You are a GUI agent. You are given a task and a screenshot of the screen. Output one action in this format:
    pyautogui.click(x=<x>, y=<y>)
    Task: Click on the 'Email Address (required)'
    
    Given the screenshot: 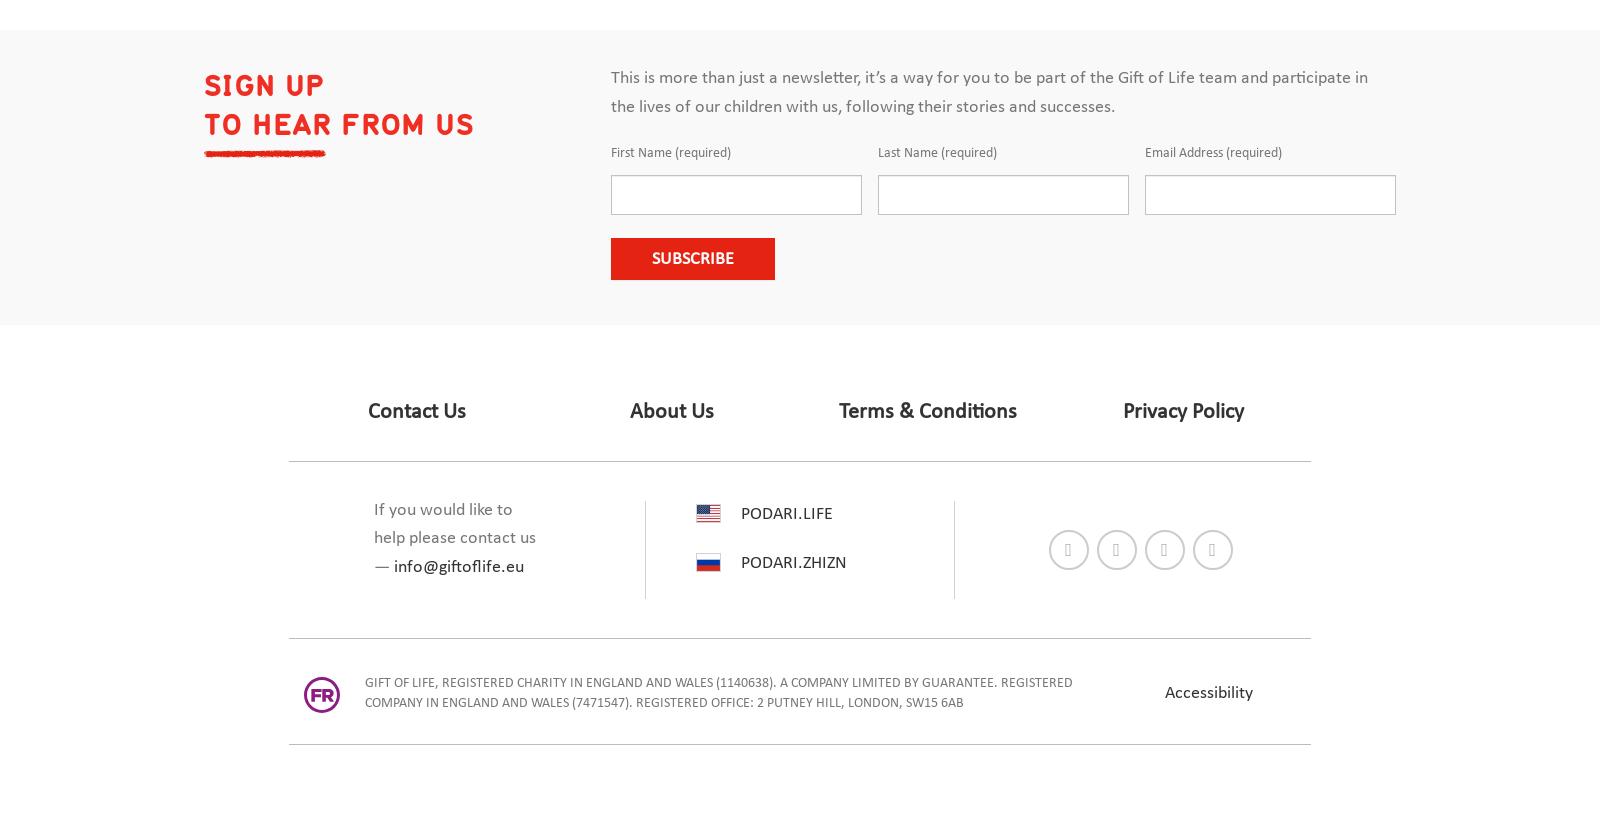 What is the action you would take?
    pyautogui.click(x=1211, y=151)
    